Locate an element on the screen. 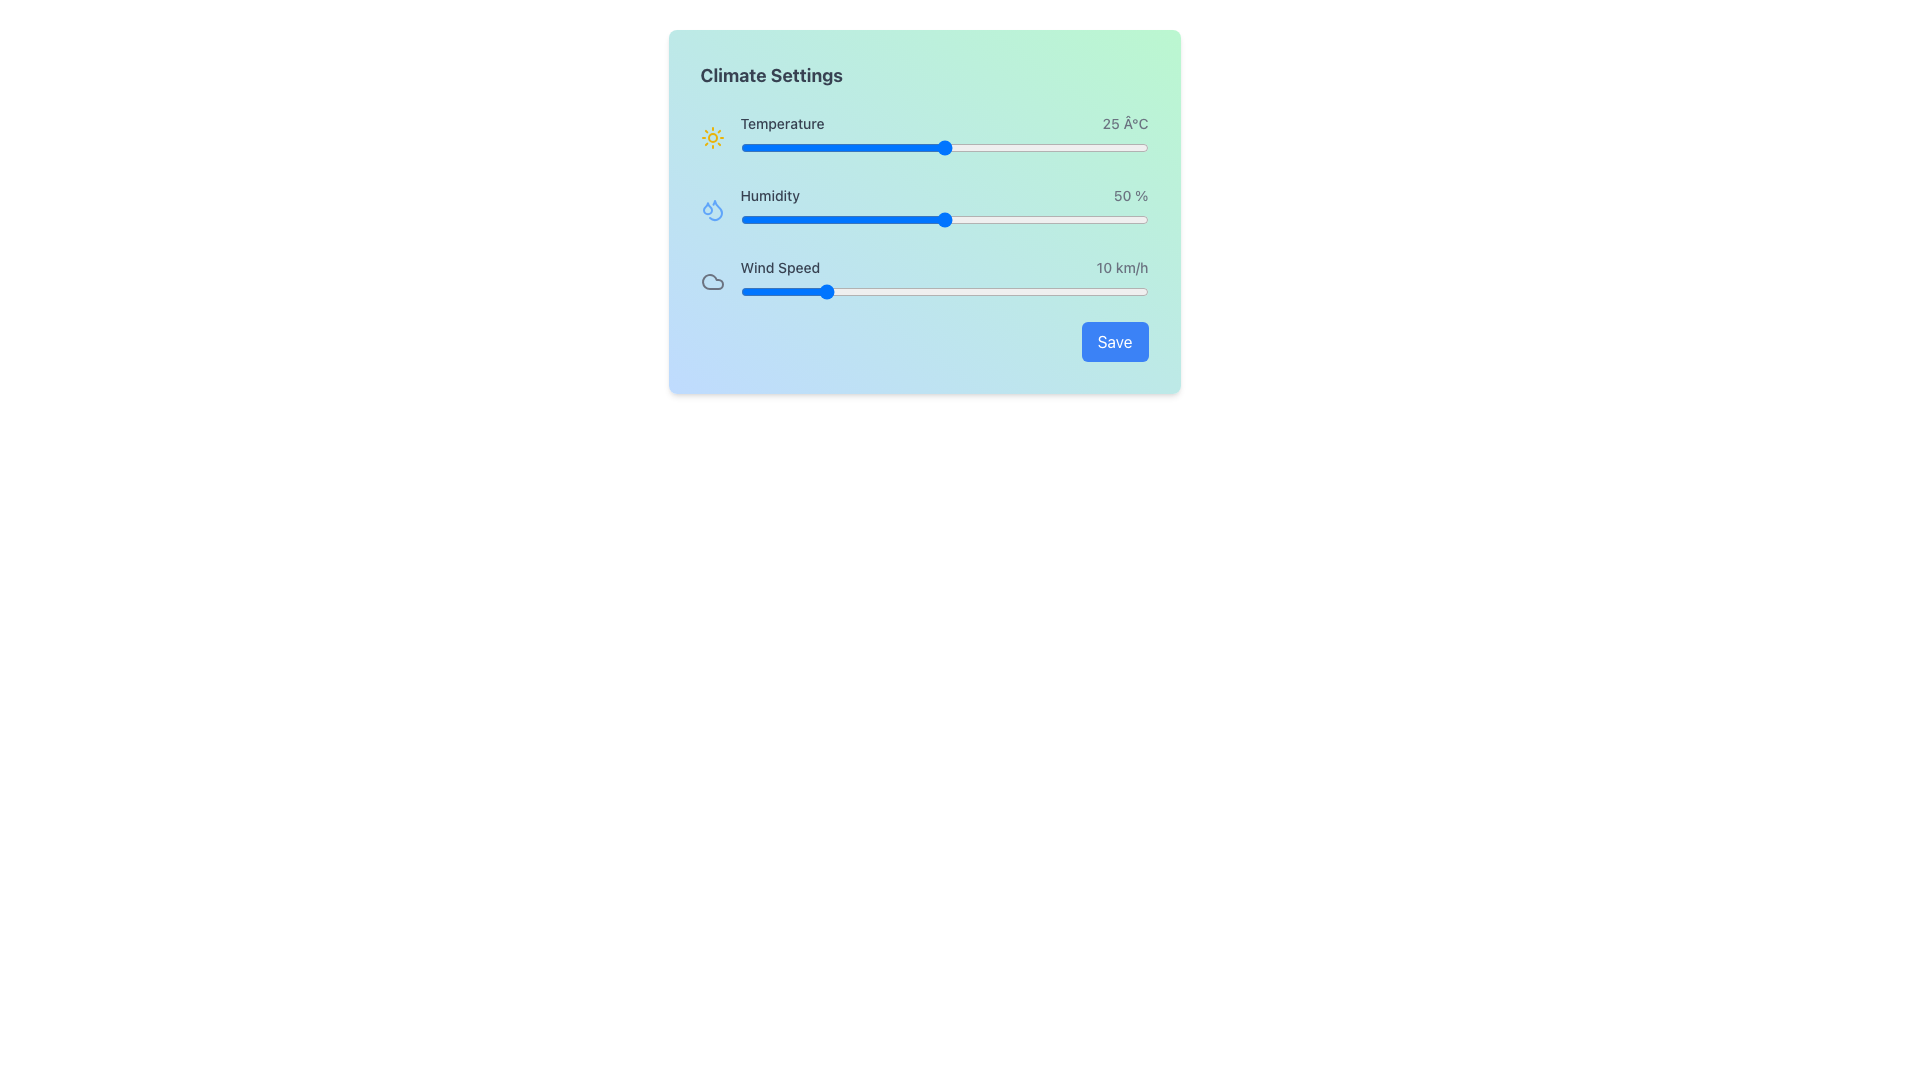 This screenshot has width=1920, height=1080. the slider is located at coordinates (886, 146).